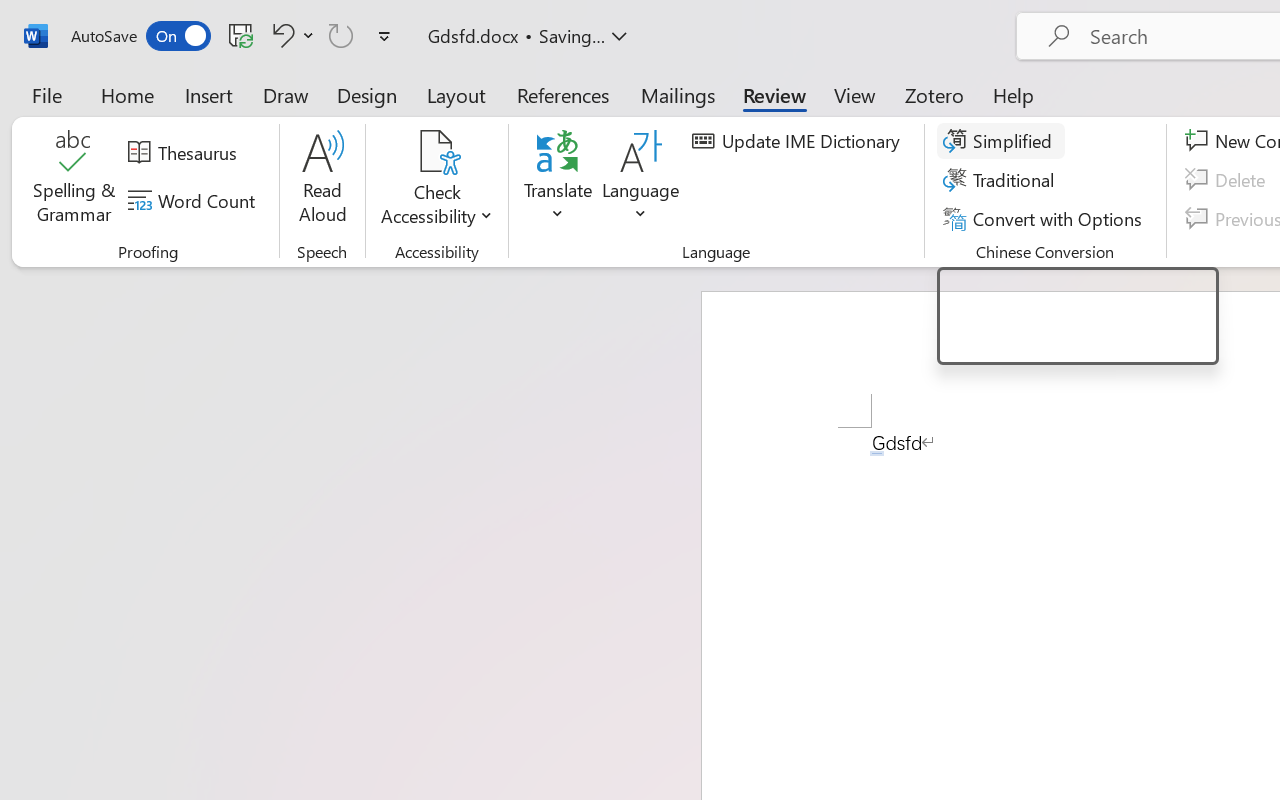  I want to click on 'Translate', so click(558, 179).